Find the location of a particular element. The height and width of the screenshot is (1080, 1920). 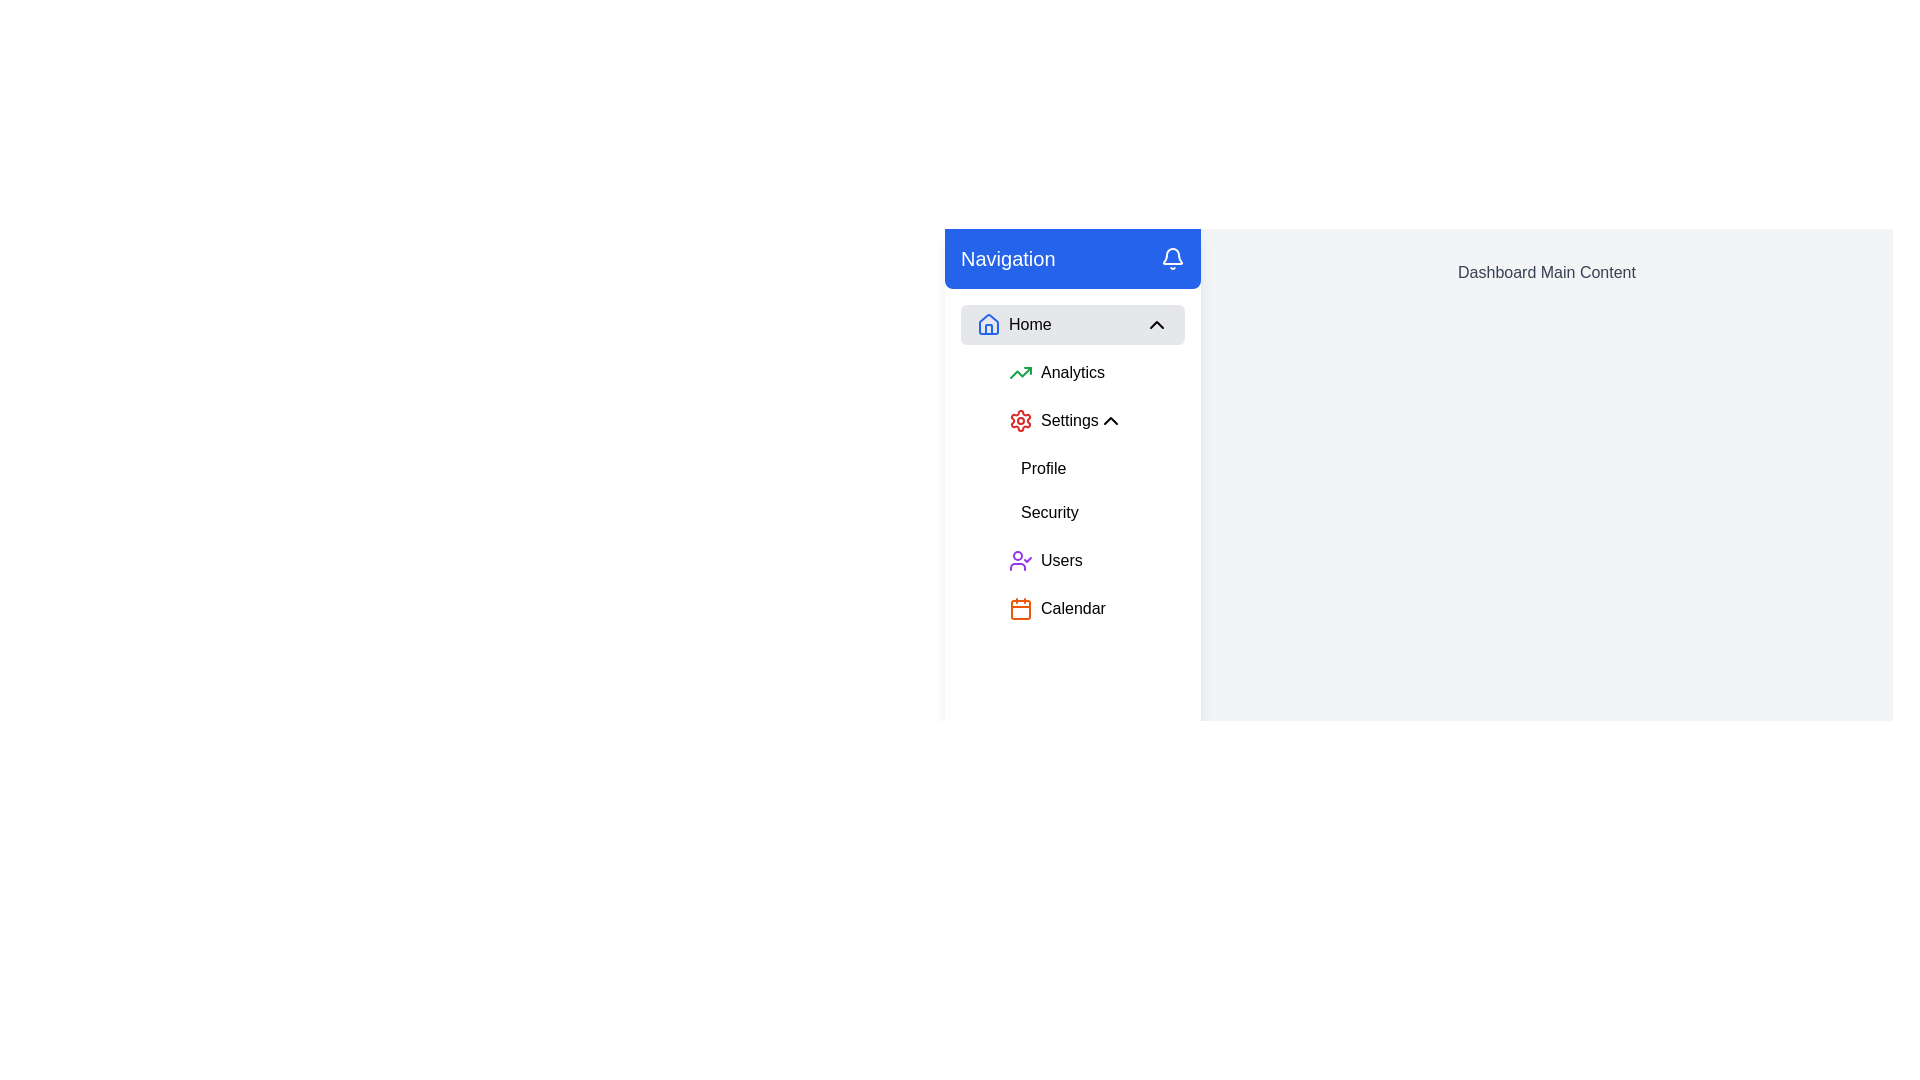

the vertical navigation menu located in the sidebar below the 'Home' section is located at coordinates (1072, 490).